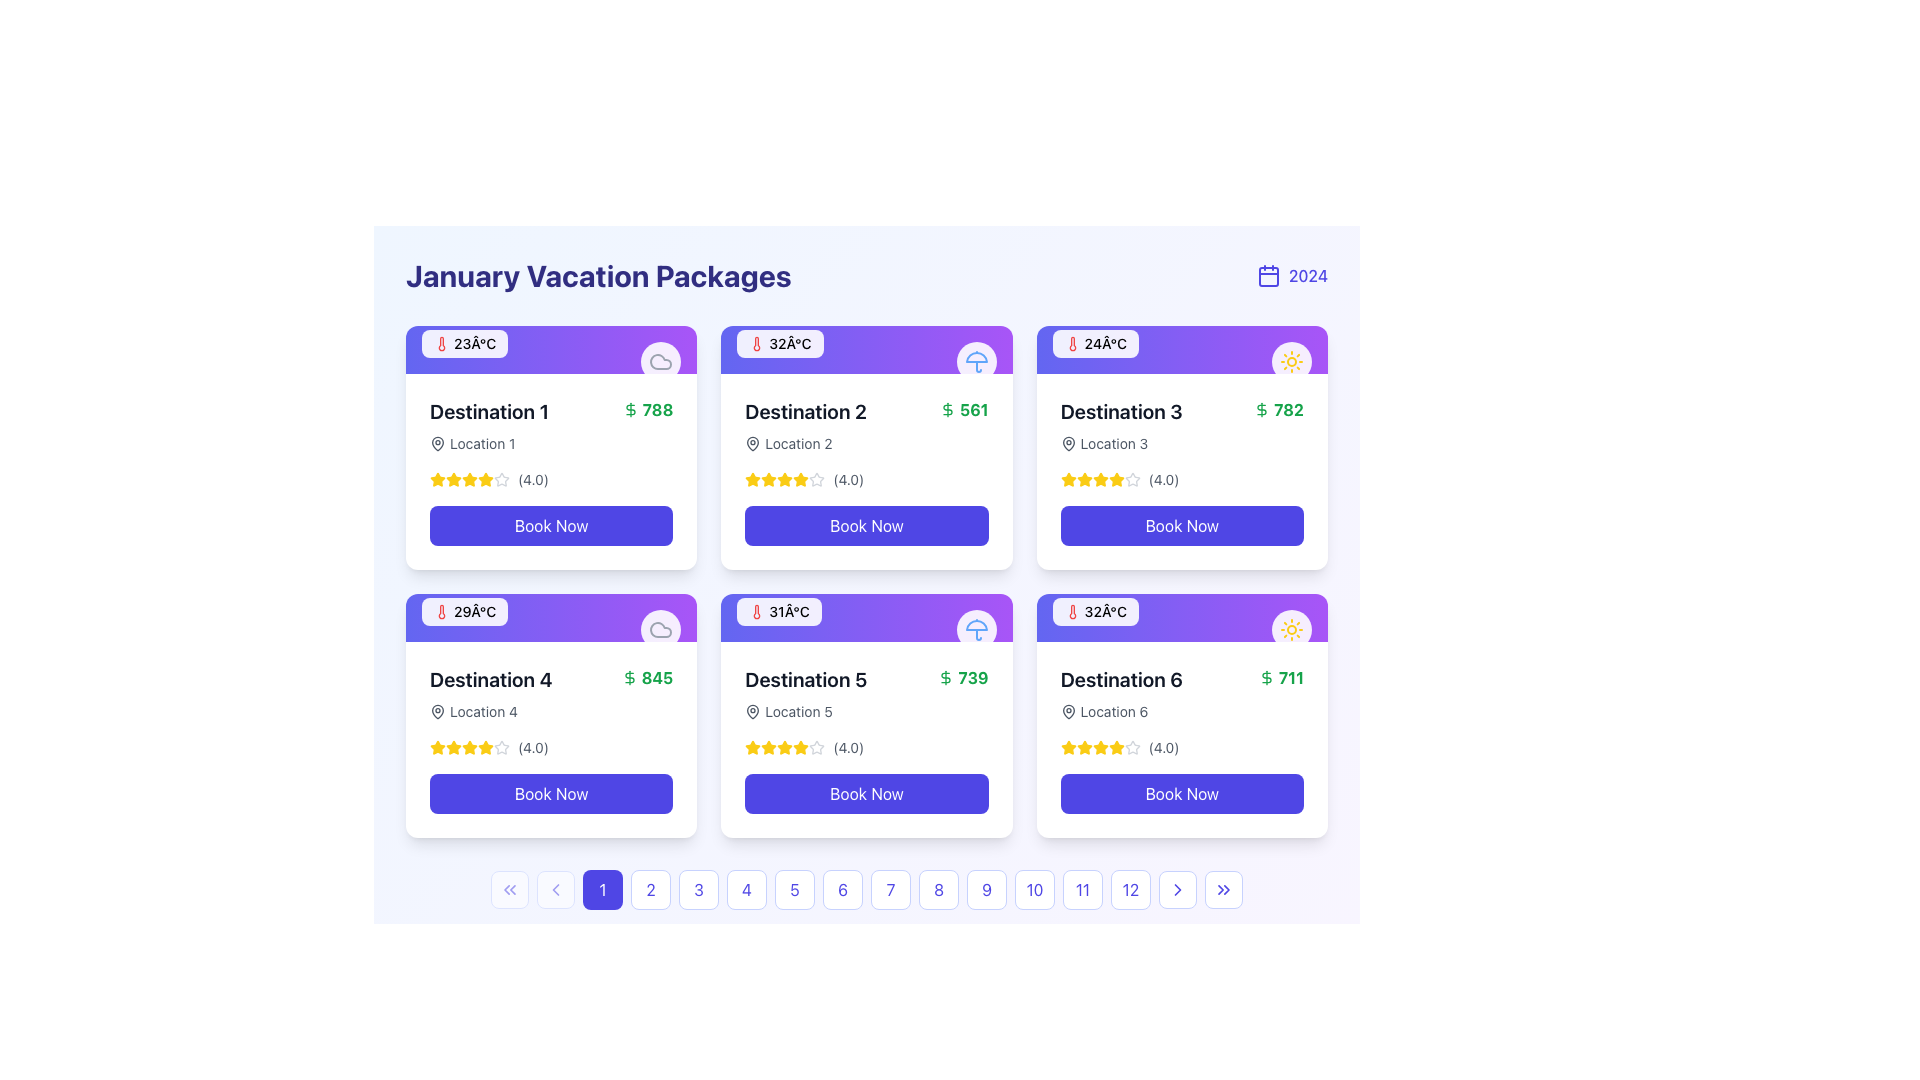 Image resolution: width=1920 pixels, height=1080 pixels. Describe the element at coordinates (464, 611) in the screenshot. I see `the informational badge that displays the temperature in Celsius, located at the bottom-left corner of the card, above the main information` at that location.